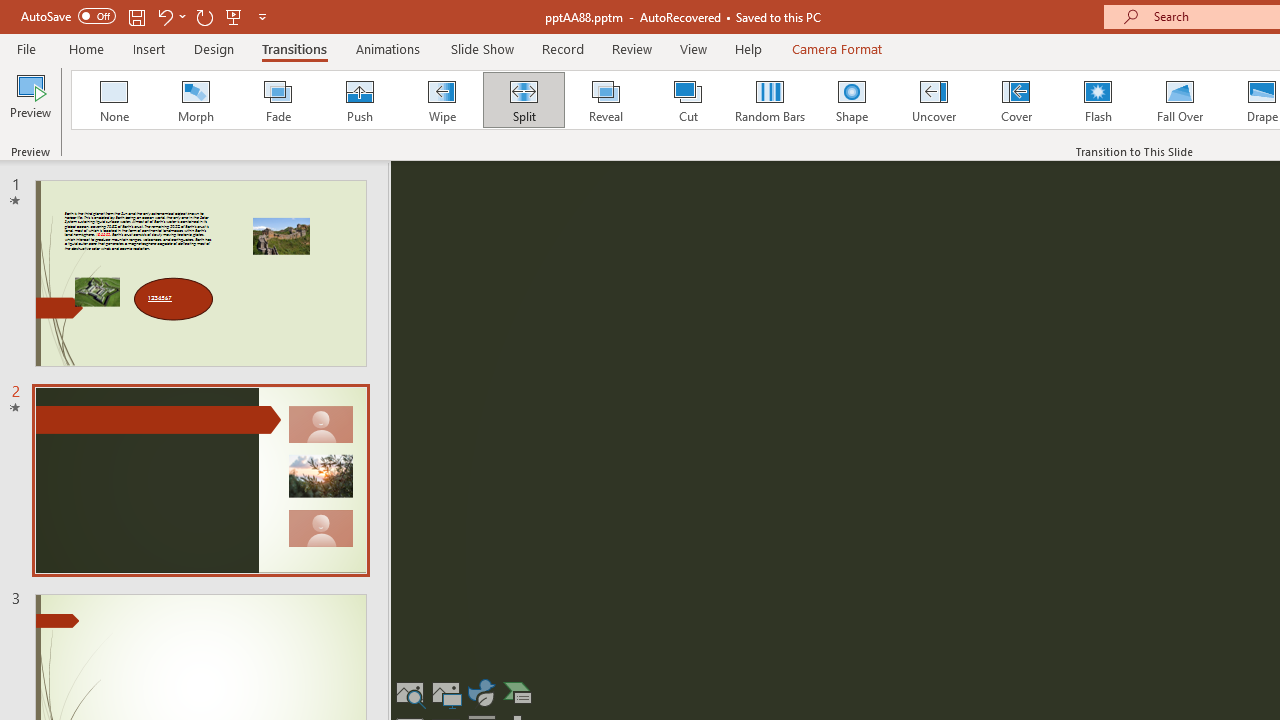 The image size is (1280, 720). What do you see at coordinates (195, 100) in the screenshot?
I see `'Morph'` at bounding box center [195, 100].